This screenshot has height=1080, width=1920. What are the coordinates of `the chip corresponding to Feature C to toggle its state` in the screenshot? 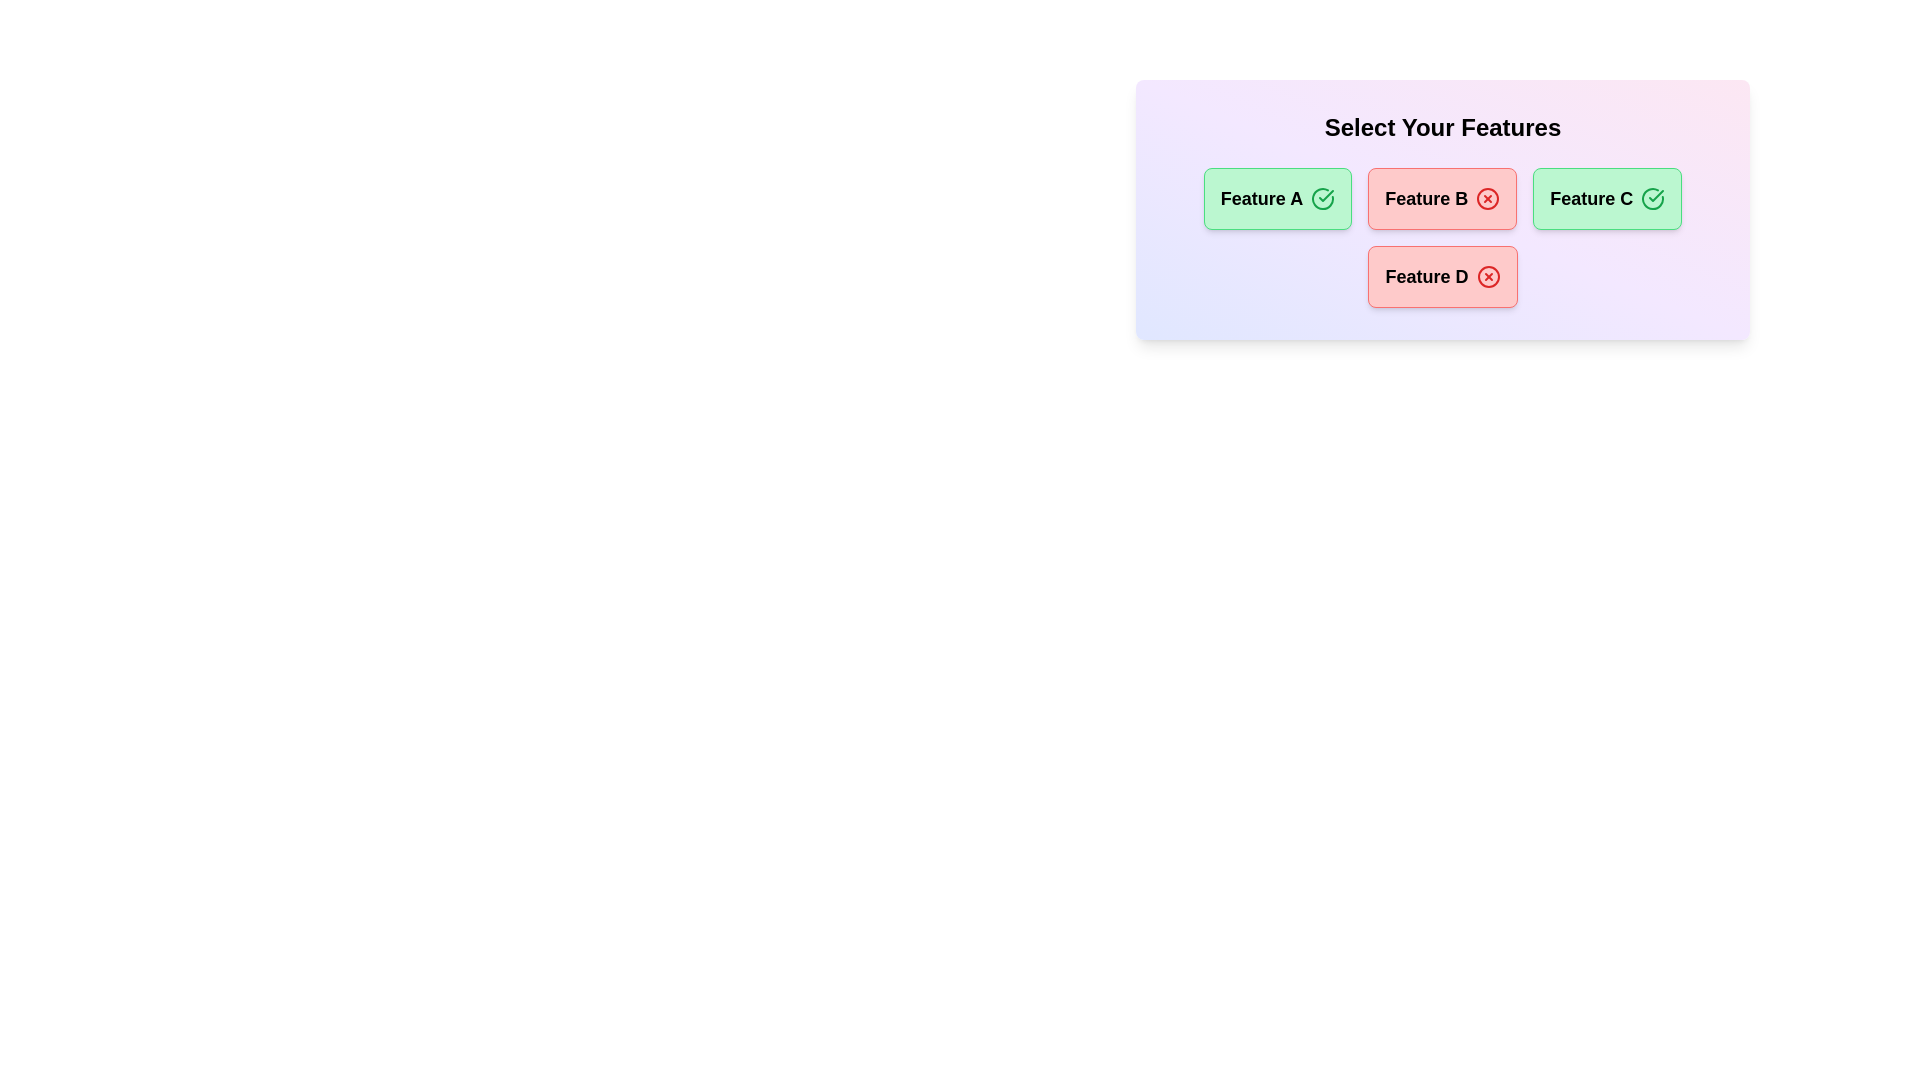 It's located at (1607, 199).